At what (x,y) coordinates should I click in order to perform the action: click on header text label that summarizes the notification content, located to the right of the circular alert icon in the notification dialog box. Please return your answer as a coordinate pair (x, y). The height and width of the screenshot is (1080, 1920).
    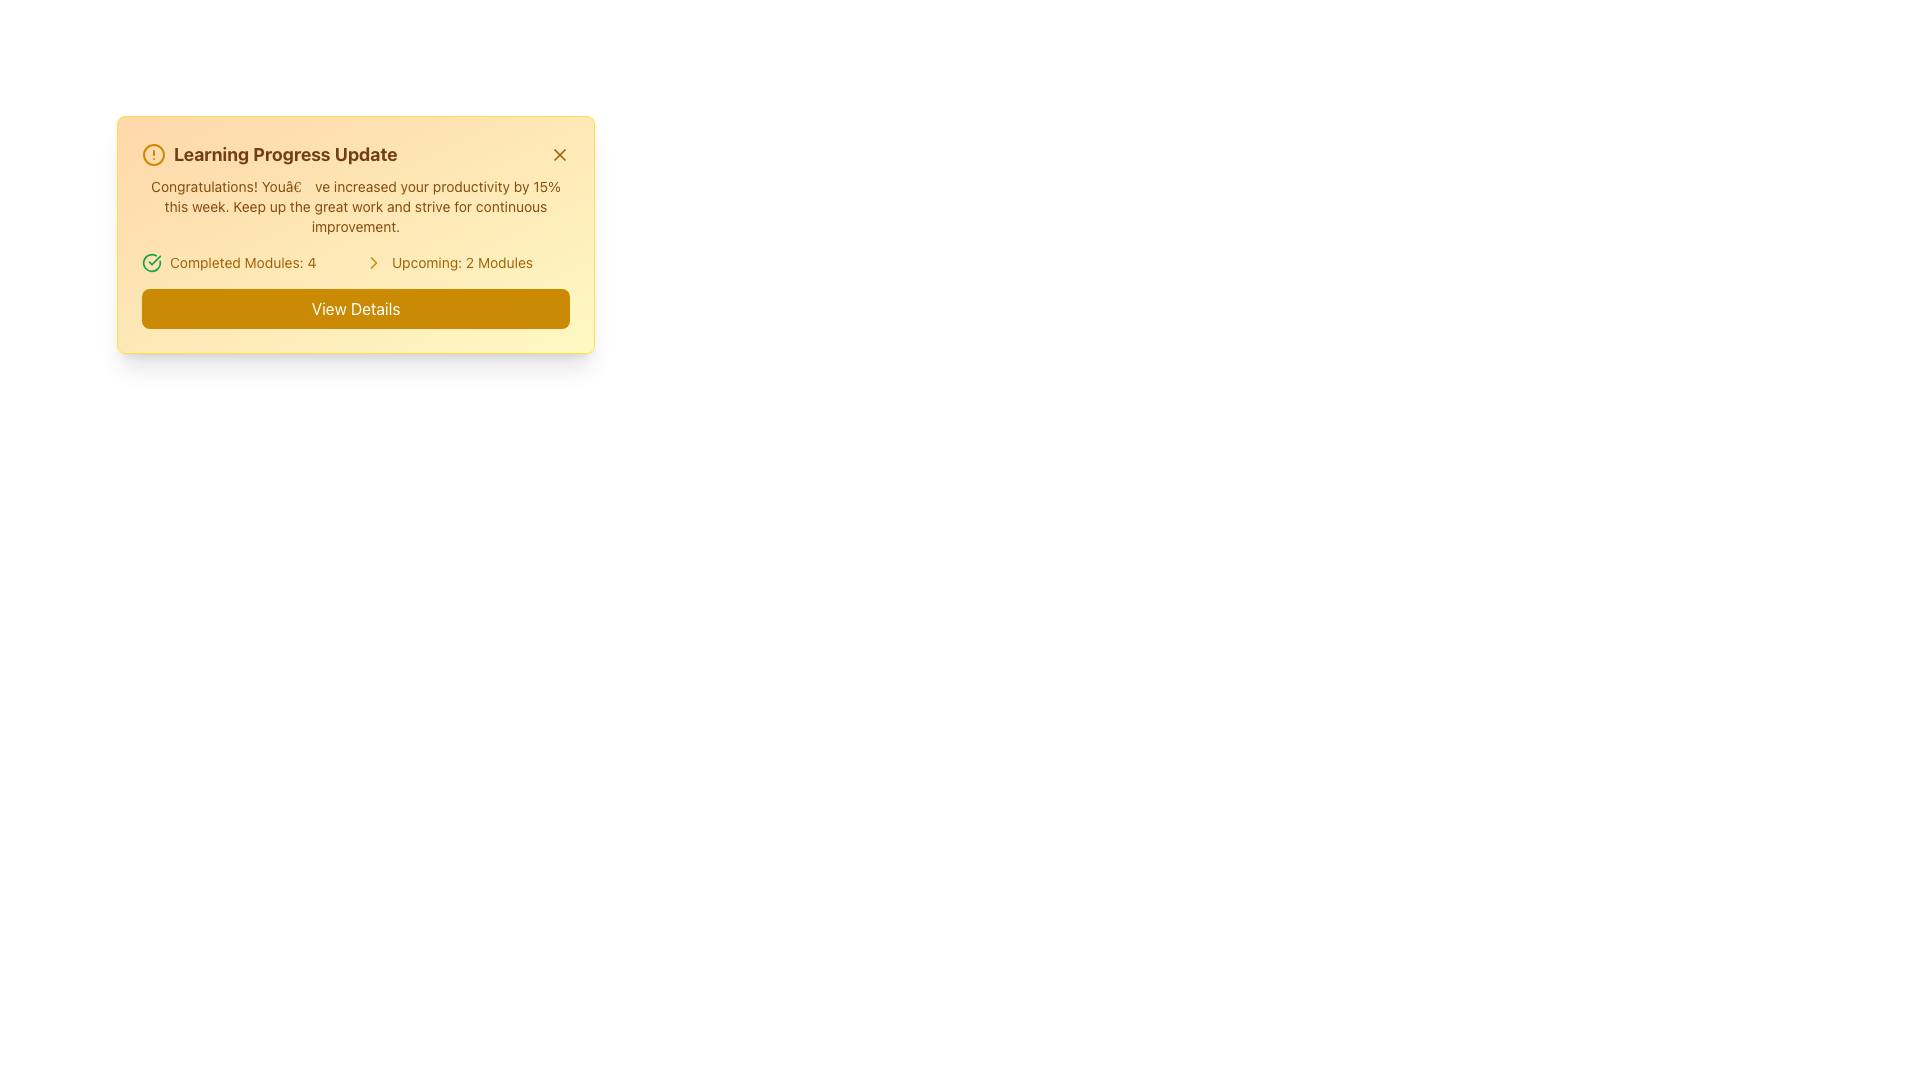
    Looking at the image, I should click on (284, 153).